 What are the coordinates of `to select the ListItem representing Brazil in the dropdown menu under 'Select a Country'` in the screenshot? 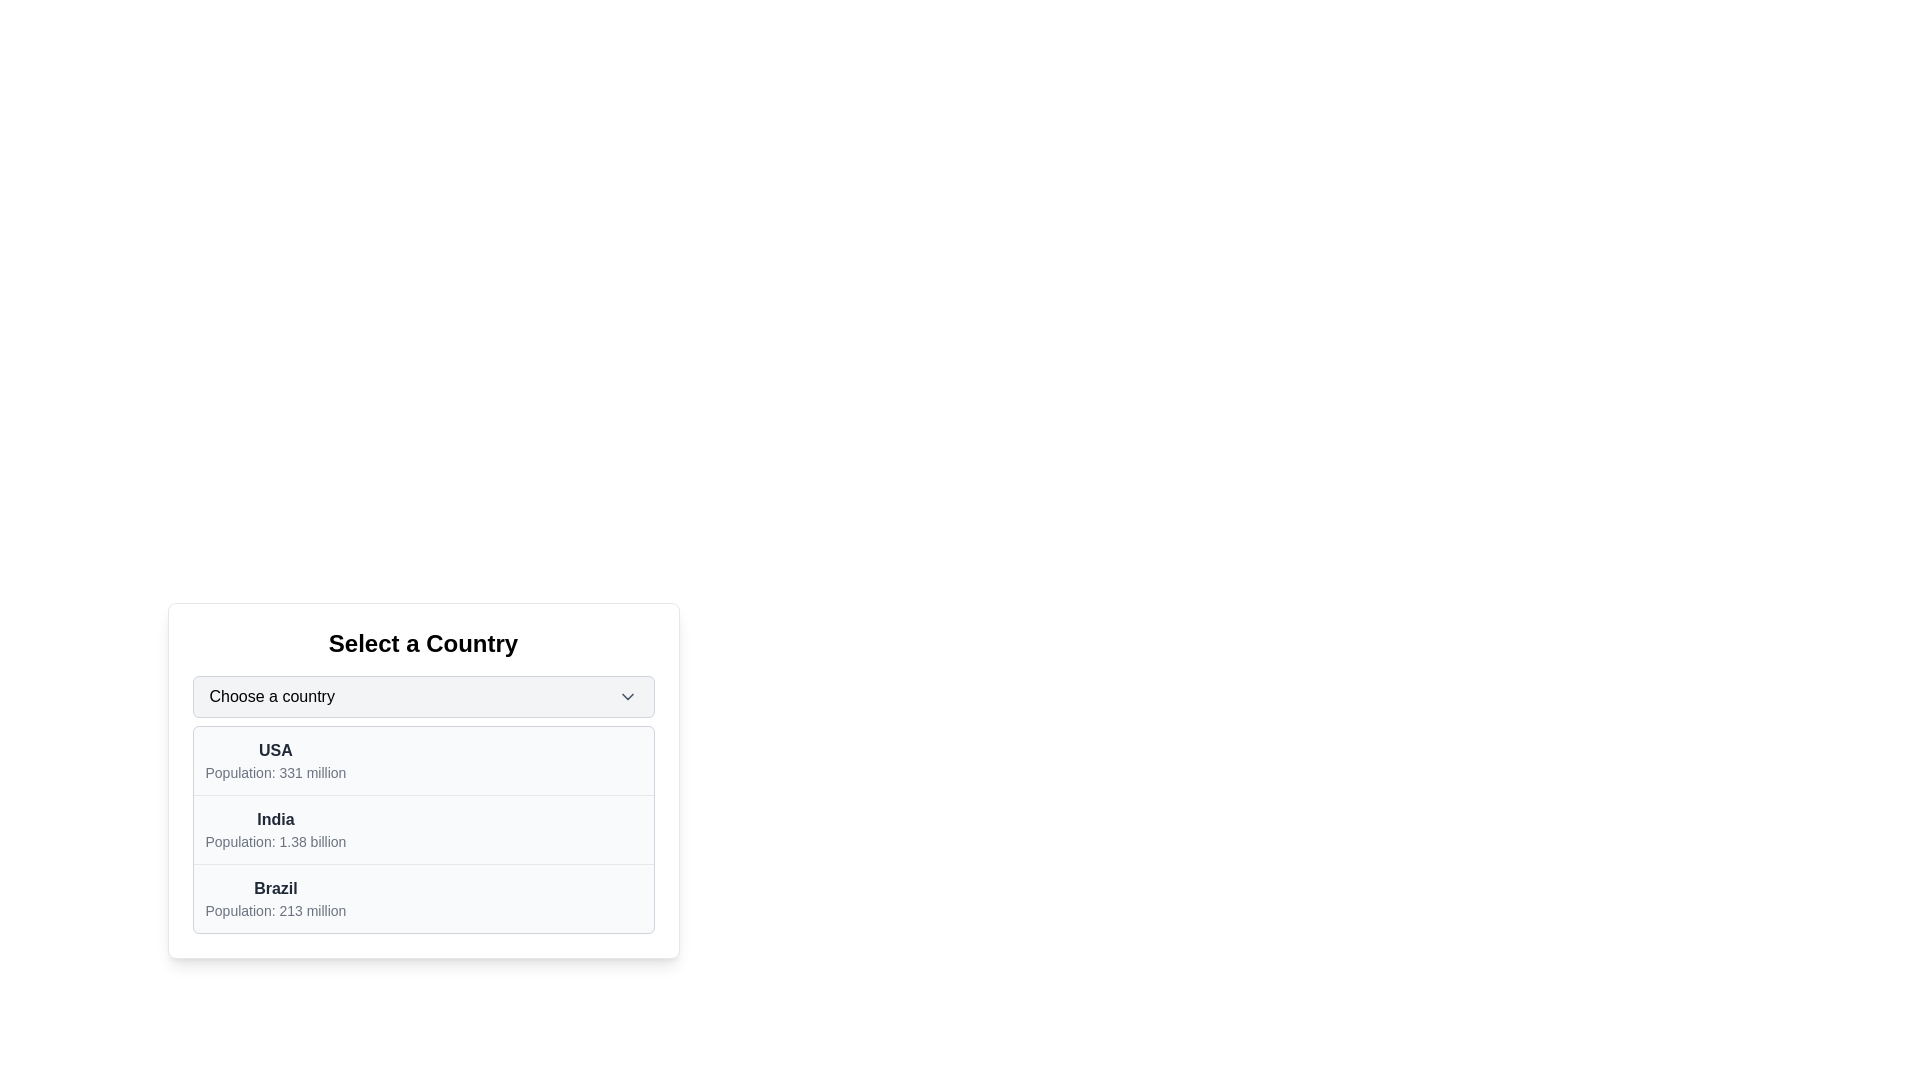 It's located at (422, 897).